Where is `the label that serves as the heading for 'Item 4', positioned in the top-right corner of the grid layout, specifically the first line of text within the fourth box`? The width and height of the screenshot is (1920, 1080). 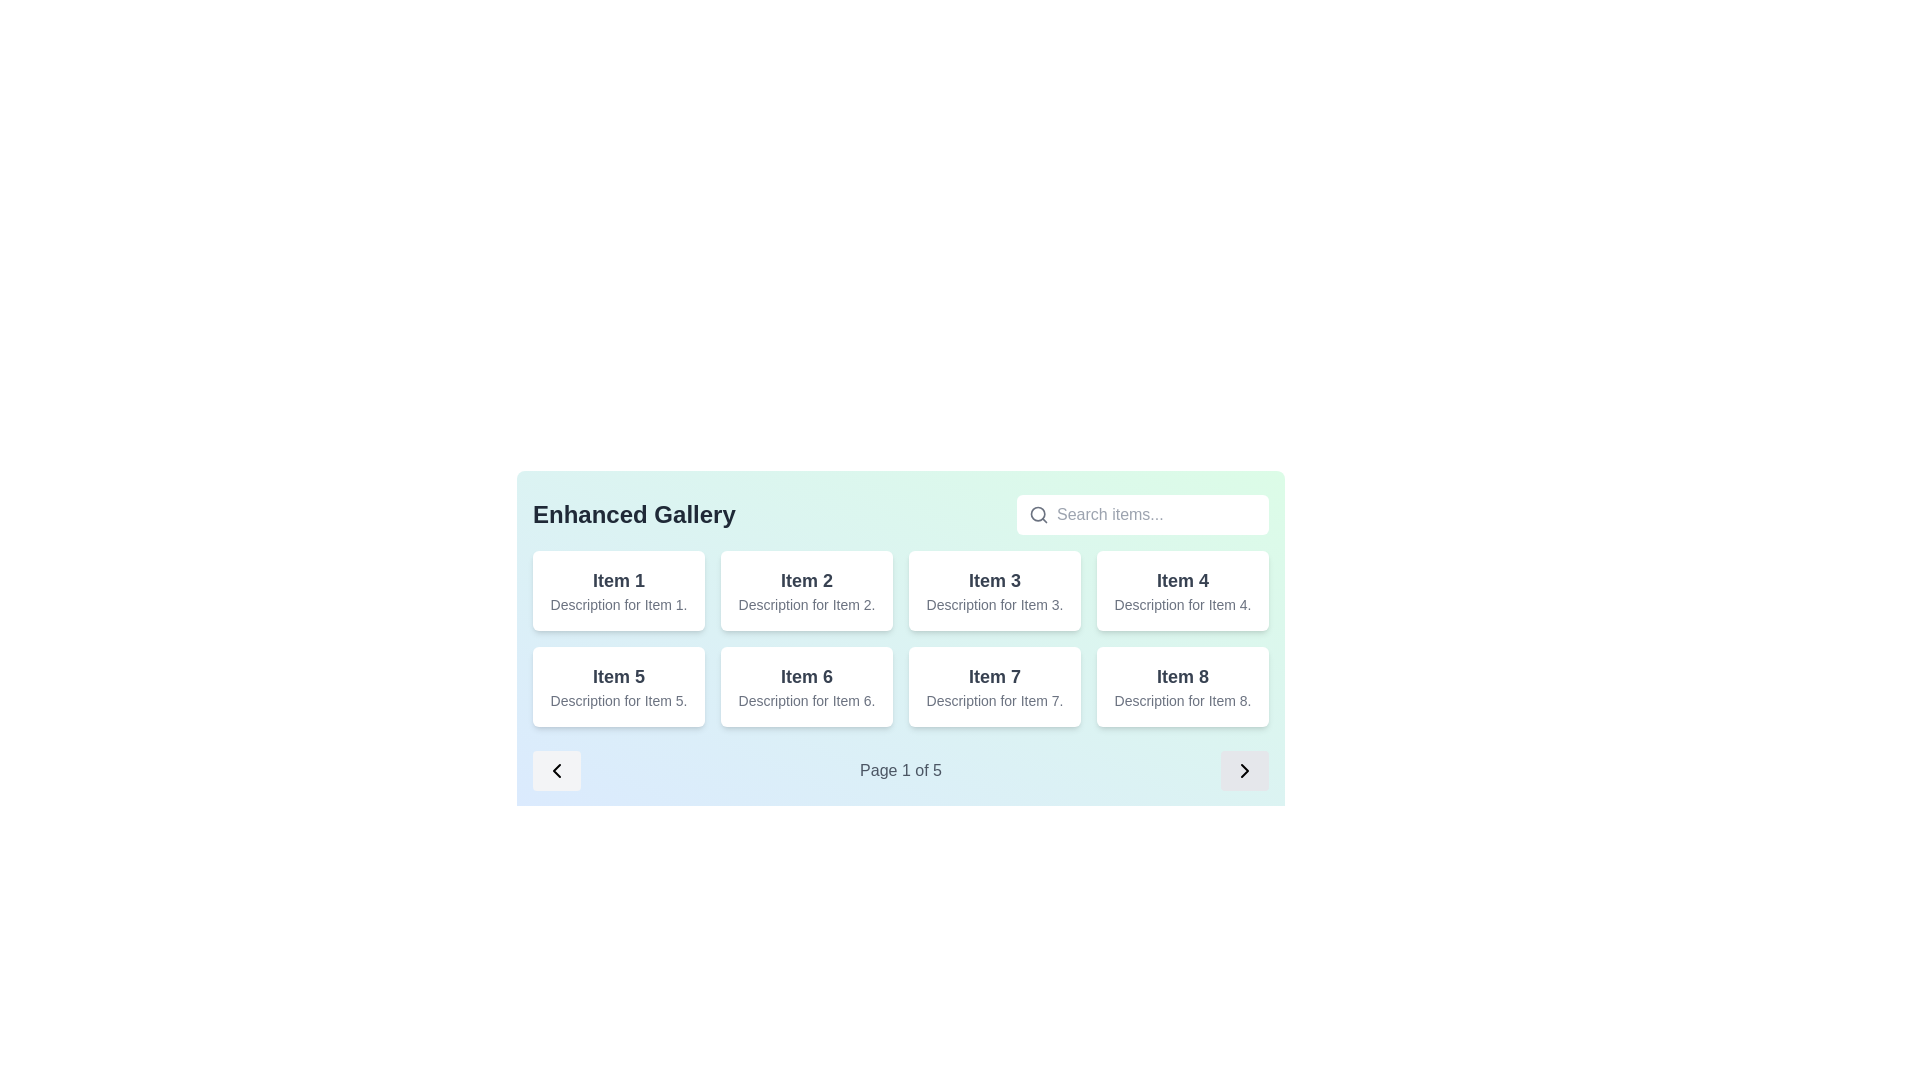 the label that serves as the heading for 'Item 4', positioned in the top-right corner of the grid layout, specifically the first line of text within the fourth box is located at coordinates (1182, 581).